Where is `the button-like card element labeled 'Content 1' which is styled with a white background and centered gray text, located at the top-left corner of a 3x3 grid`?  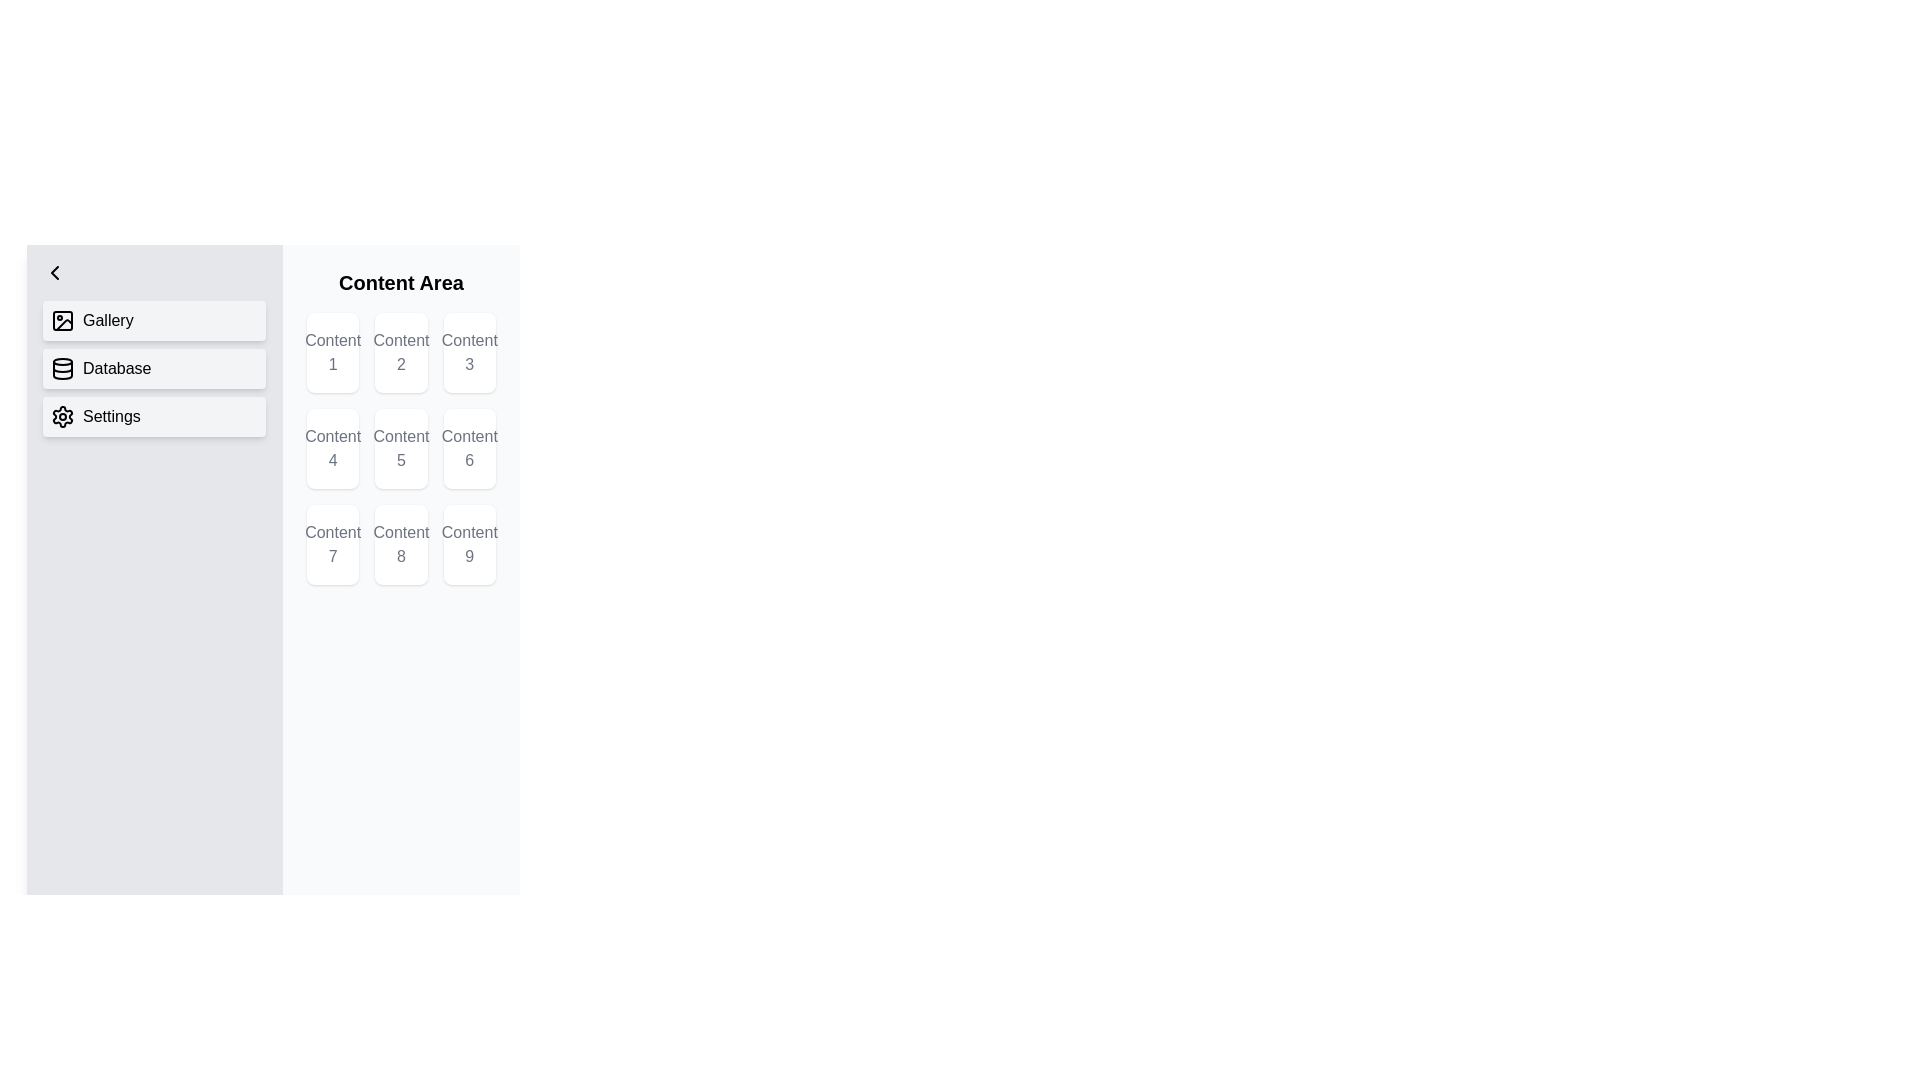 the button-like card element labeled 'Content 1' which is styled with a white background and centered gray text, located at the top-left corner of a 3x3 grid is located at coordinates (333, 352).